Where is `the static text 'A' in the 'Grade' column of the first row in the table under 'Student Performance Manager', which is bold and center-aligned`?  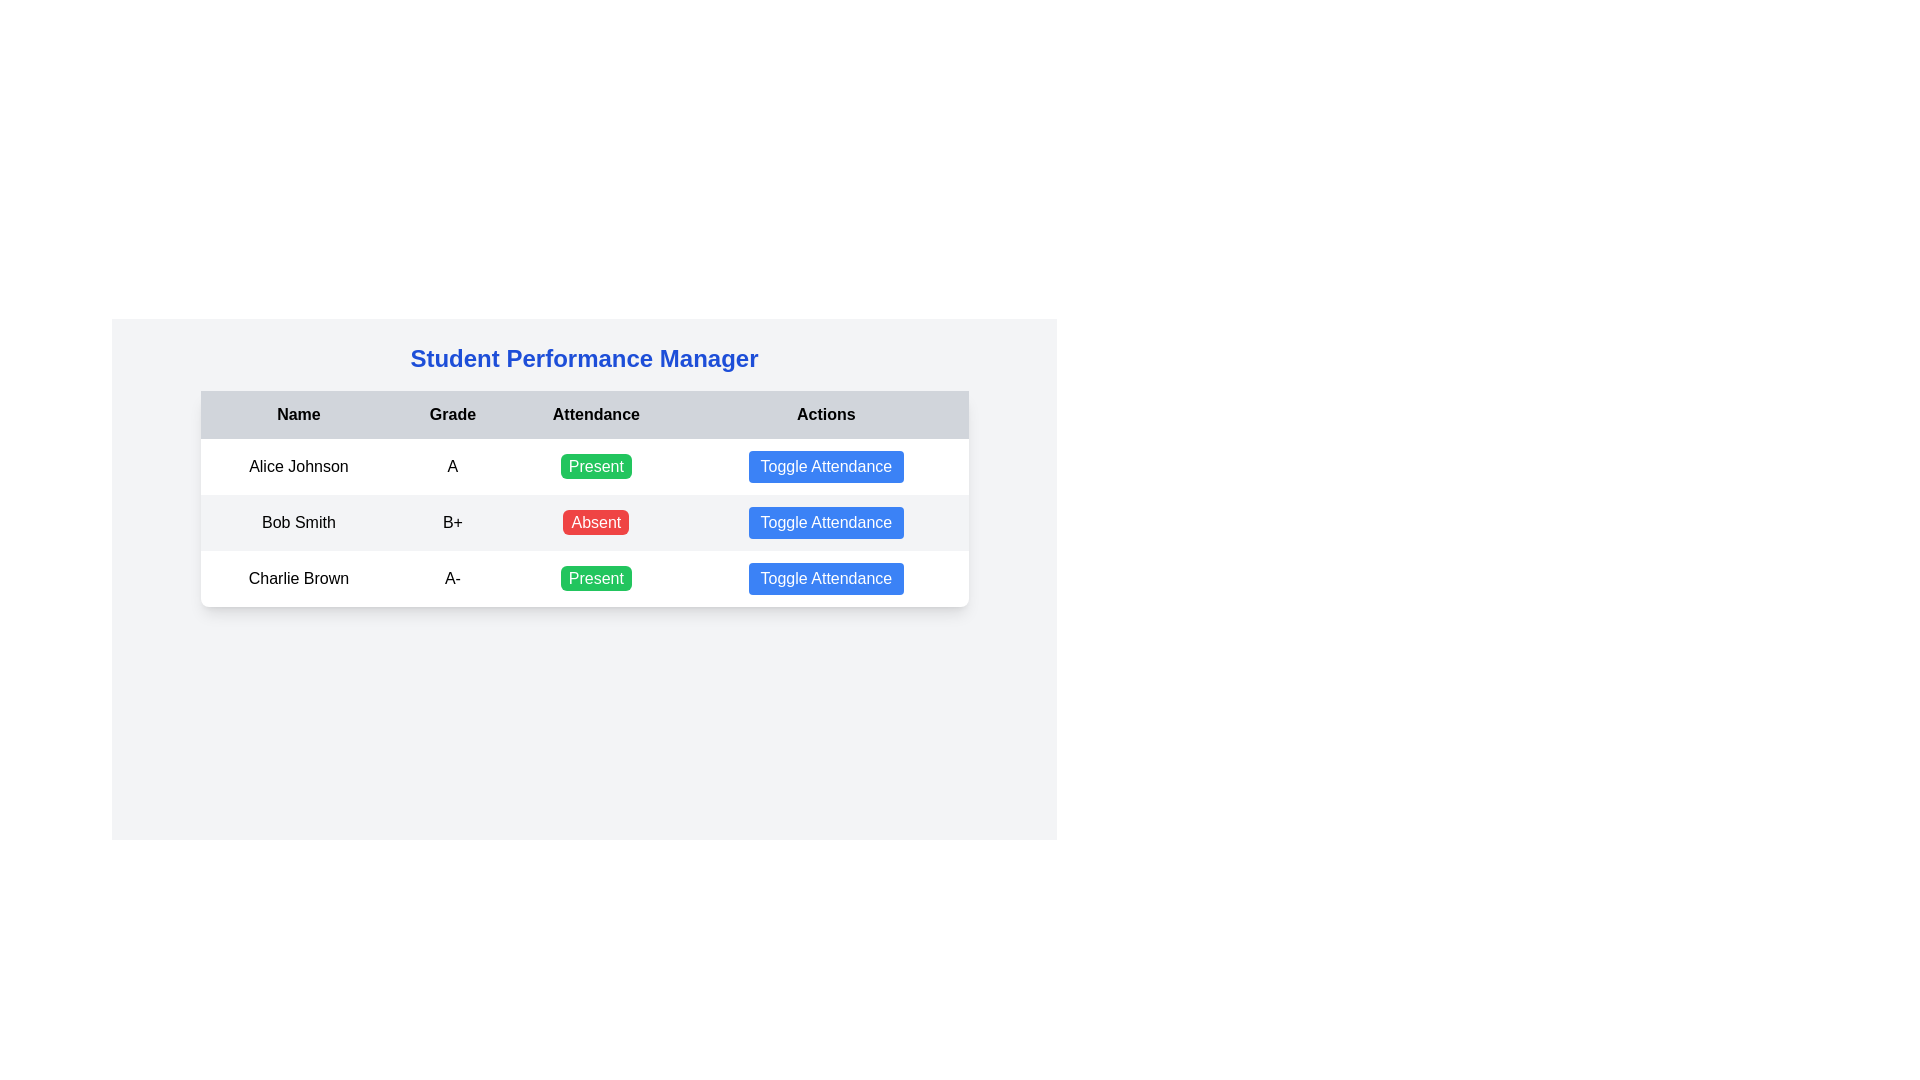
the static text 'A' in the 'Grade' column of the first row in the table under 'Student Performance Manager', which is bold and center-aligned is located at coordinates (451, 466).